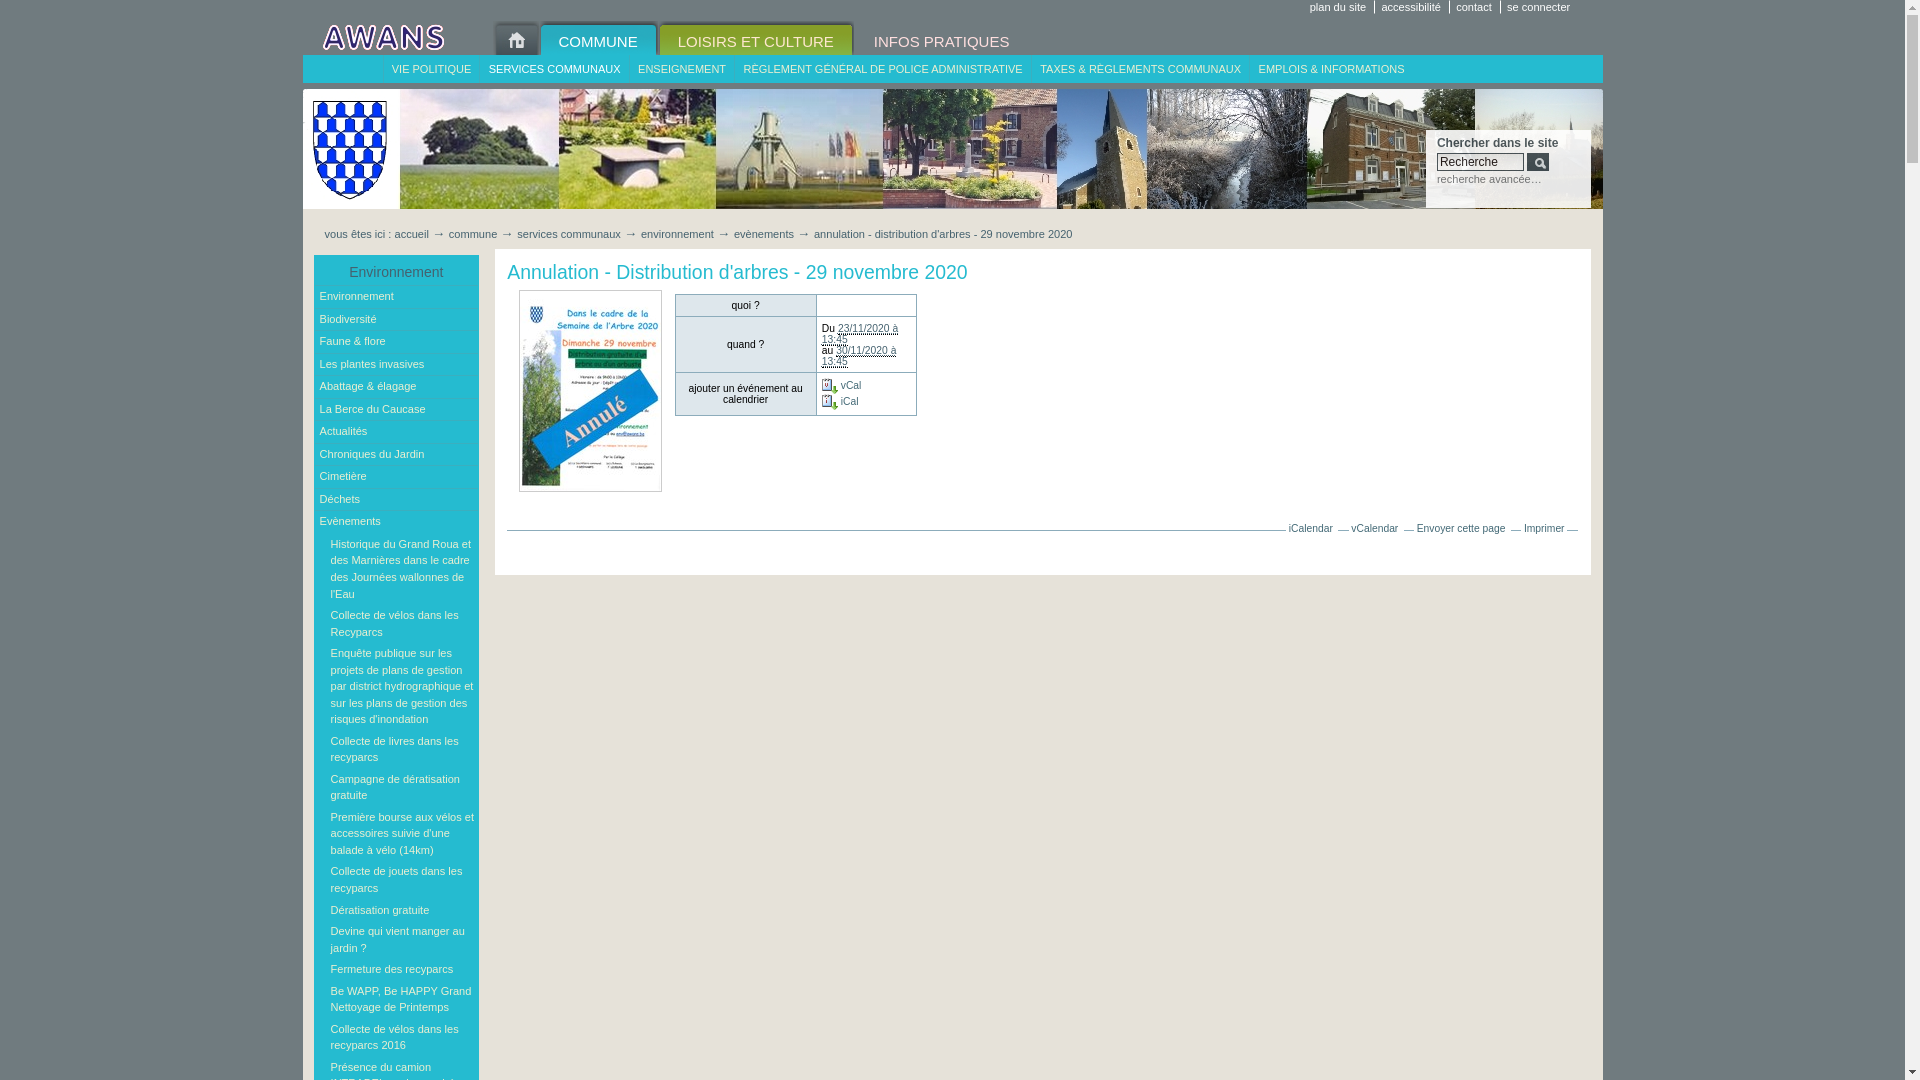 The height and width of the screenshot is (1080, 1920). What do you see at coordinates (681, 68) in the screenshot?
I see `'ENSEIGNEMENT'` at bounding box center [681, 68].